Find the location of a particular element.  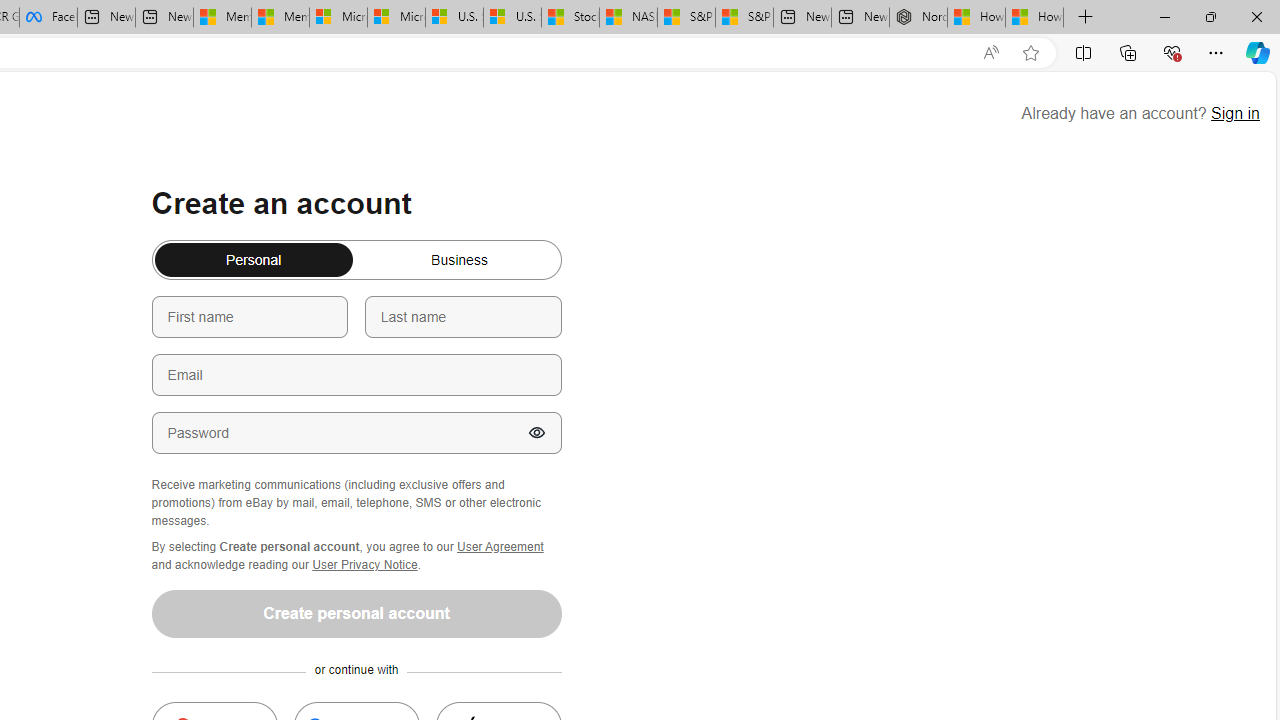

'User Agreement' is located at coordinates (500, 546).